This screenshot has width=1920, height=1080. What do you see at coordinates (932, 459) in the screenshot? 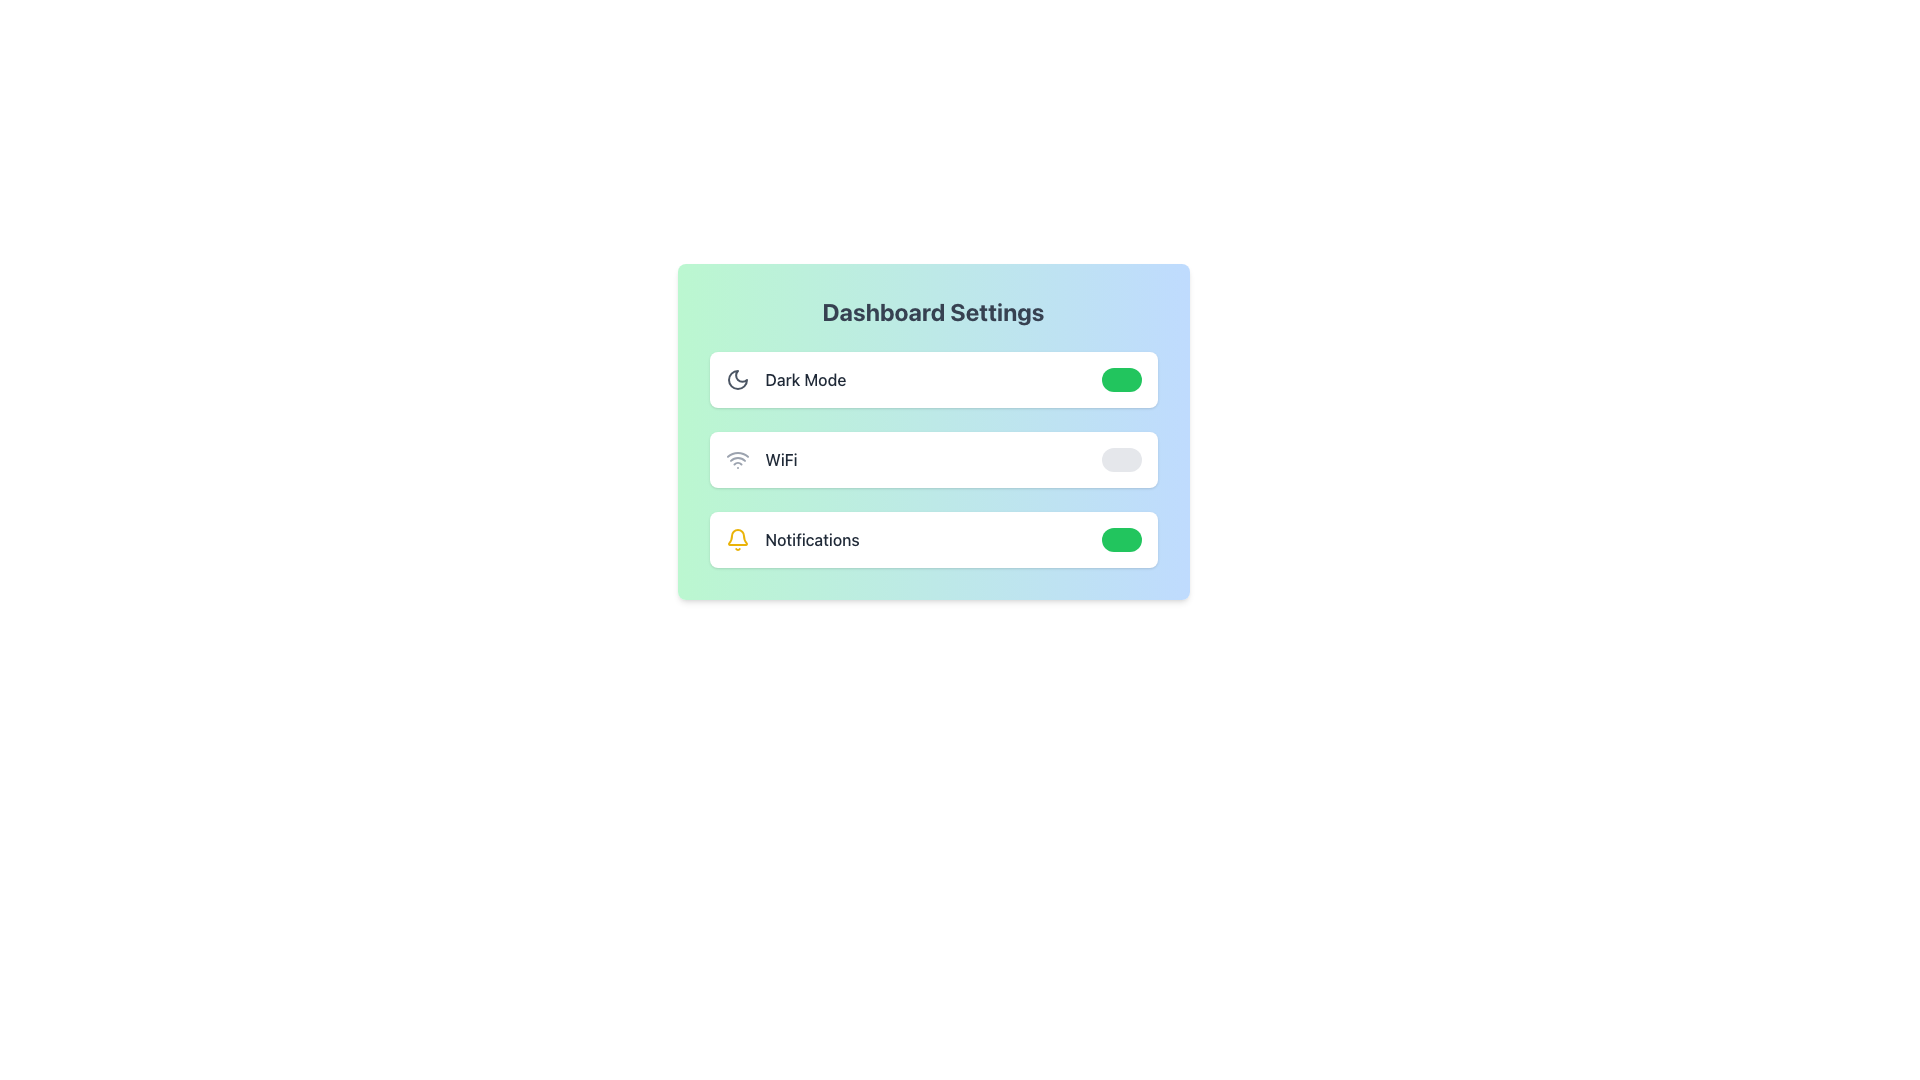
I see `the toggle switch in the Interactive control section labeled 'WiFi' to change its state` at bounding box center [932, 459].